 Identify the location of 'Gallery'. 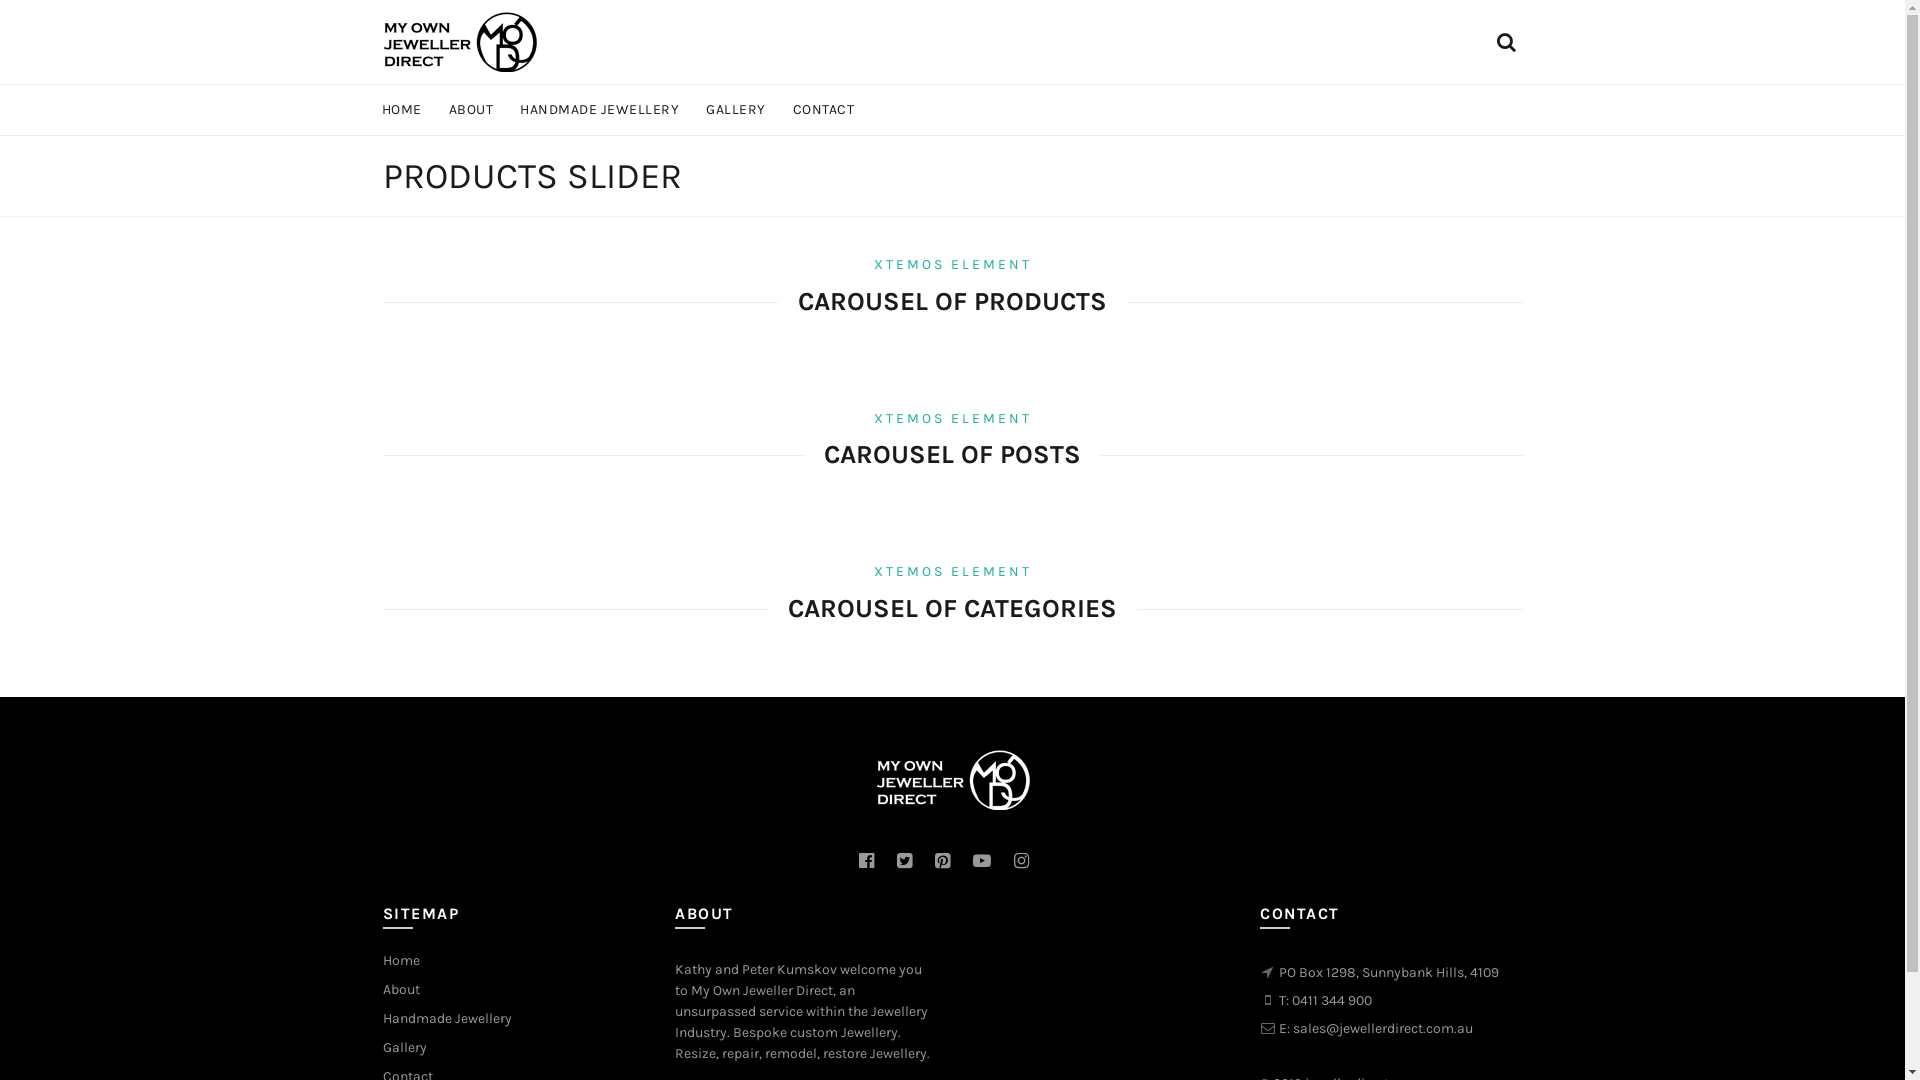
(382, 1046).